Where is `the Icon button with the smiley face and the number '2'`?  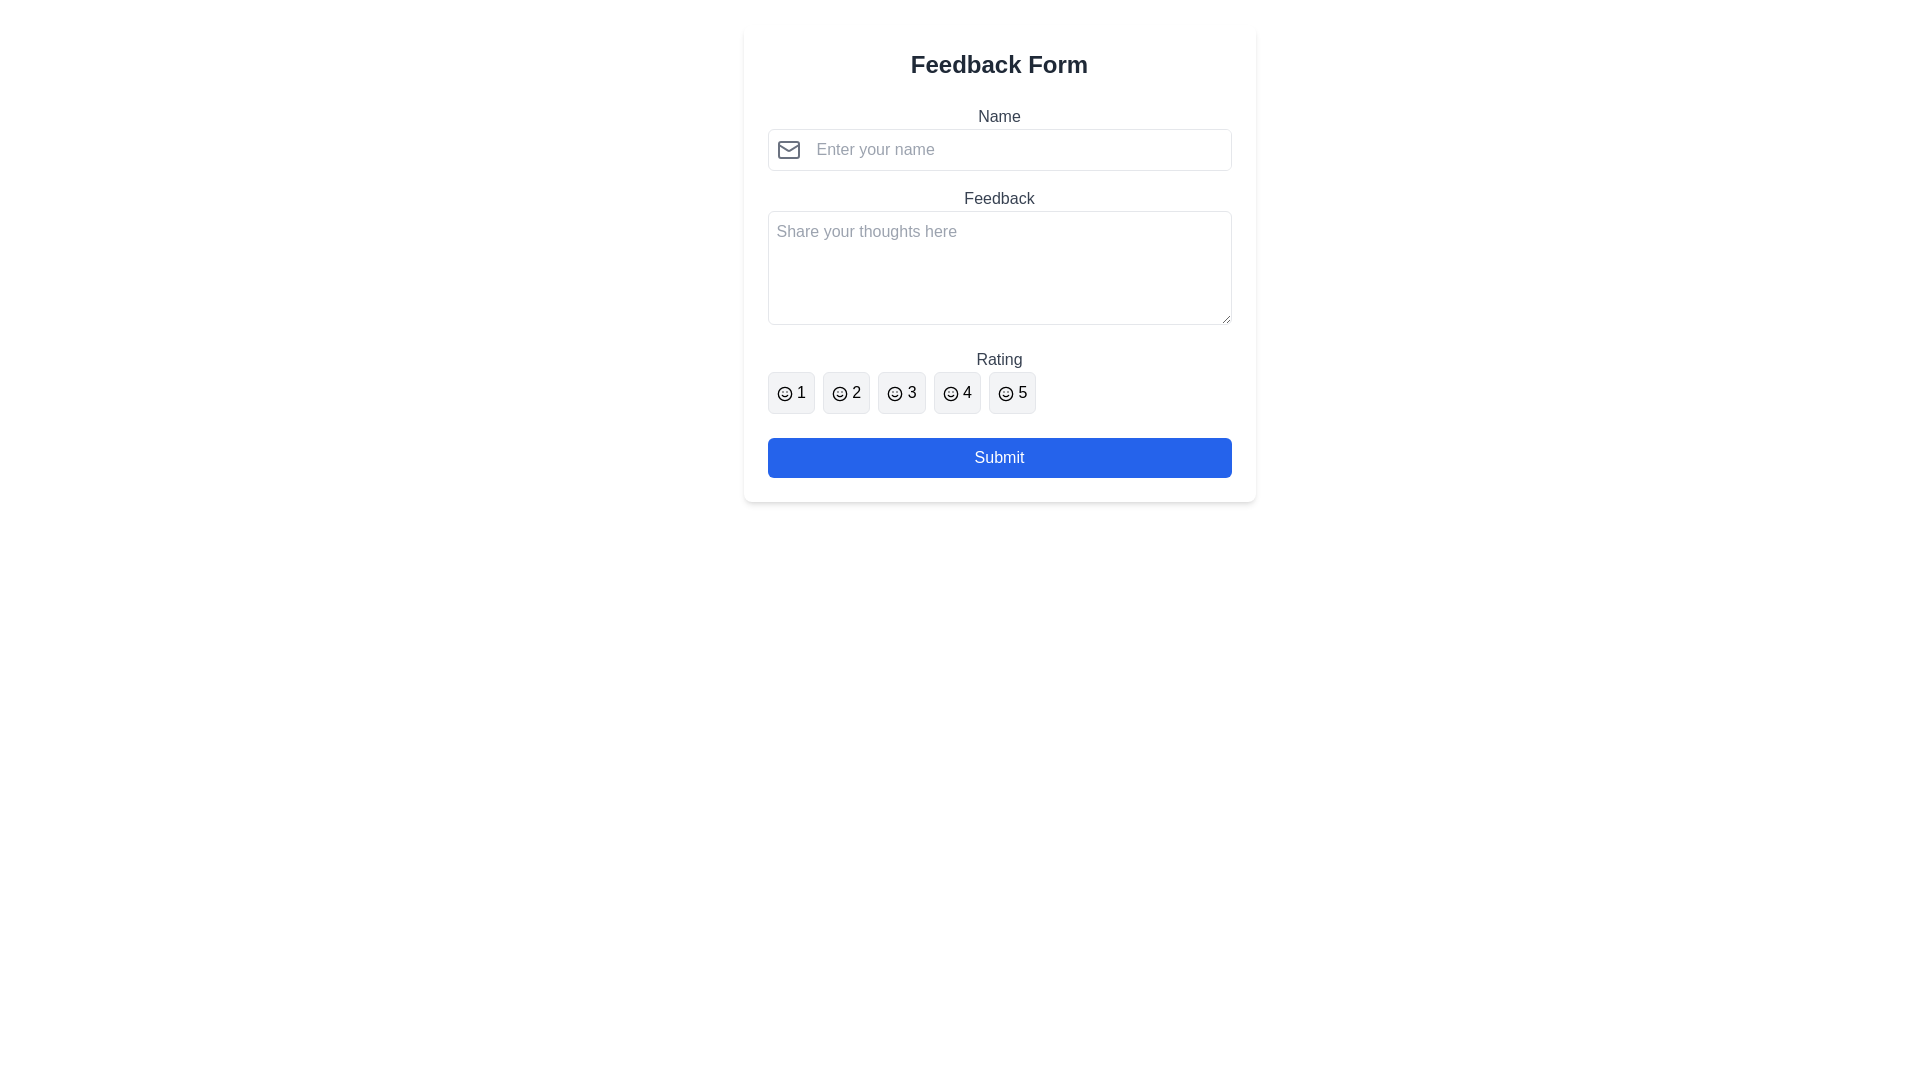
the Icon button with the smiley face and the number '2' is located at coordinates (839, 393).